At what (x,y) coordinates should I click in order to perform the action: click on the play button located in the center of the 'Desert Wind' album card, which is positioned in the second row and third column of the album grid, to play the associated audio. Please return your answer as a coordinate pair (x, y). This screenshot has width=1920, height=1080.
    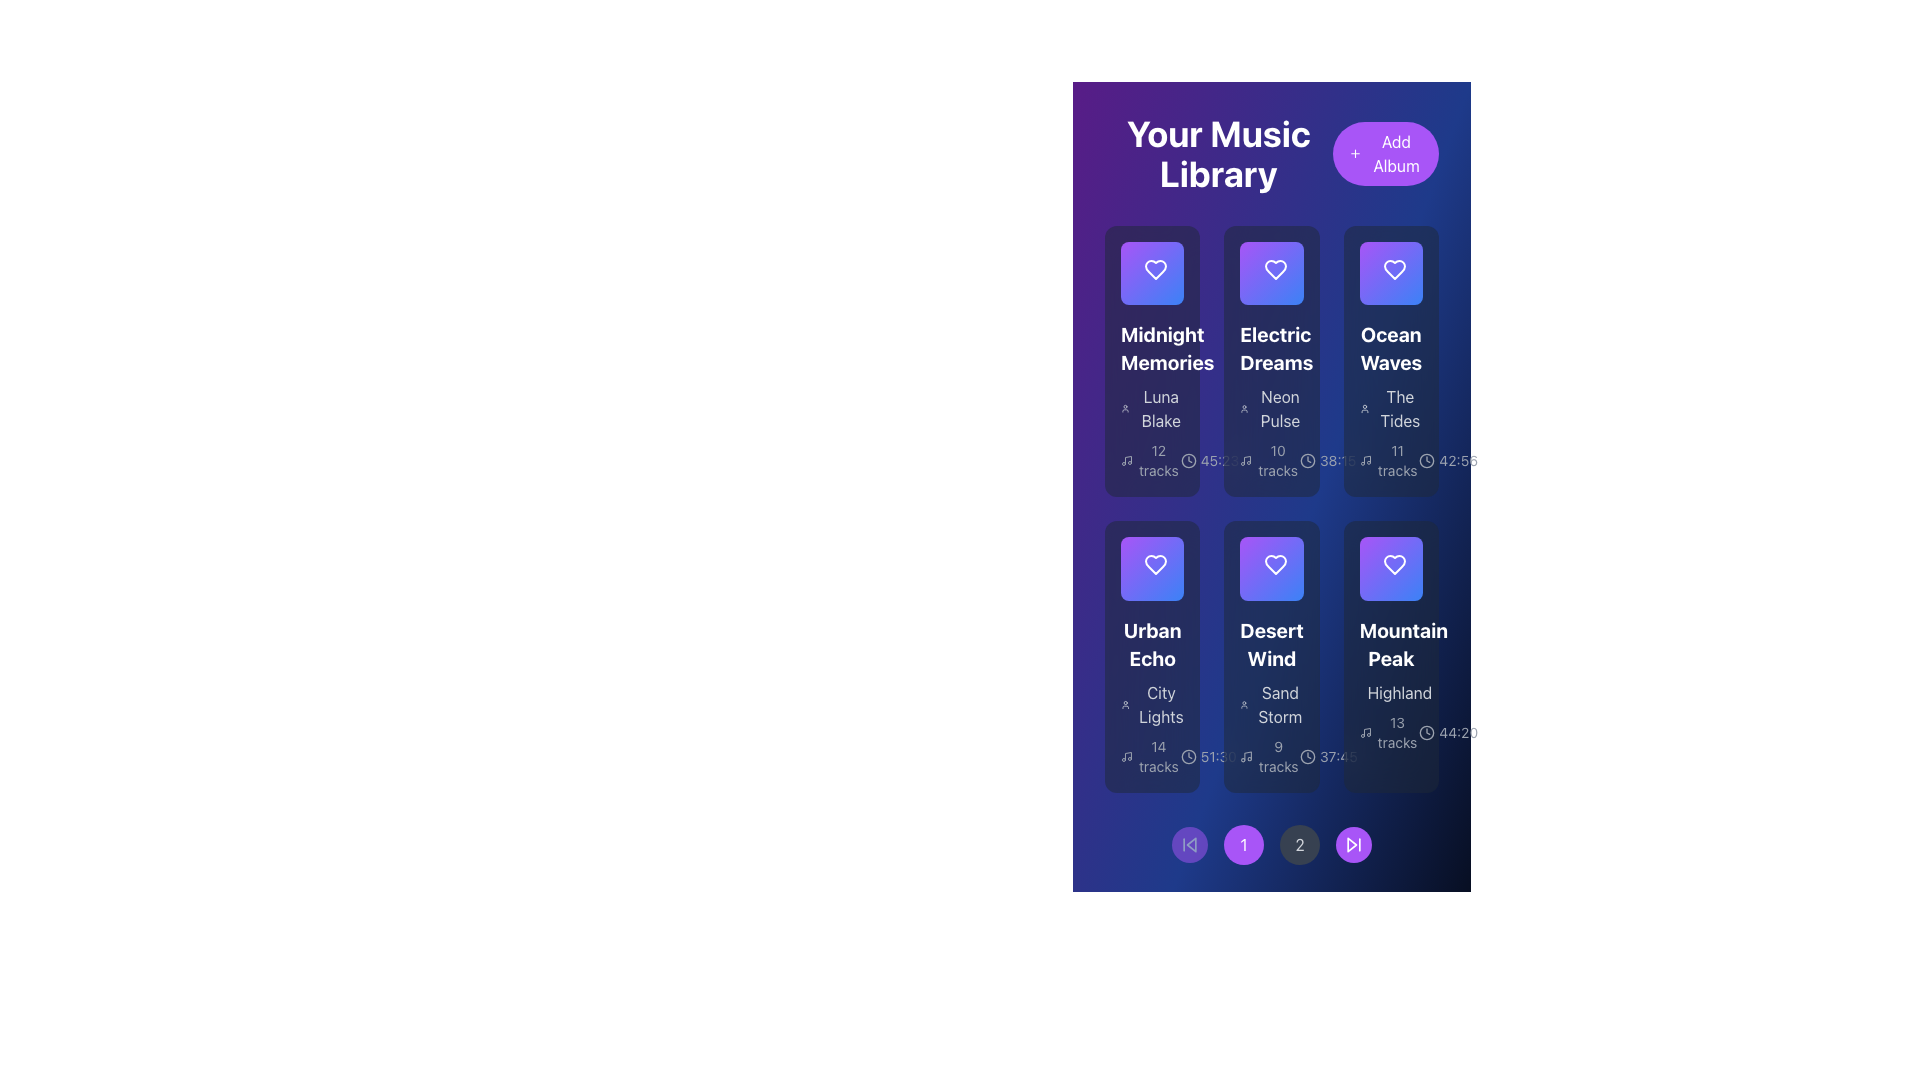
    Looking at the image, I should click on (1271, 569).